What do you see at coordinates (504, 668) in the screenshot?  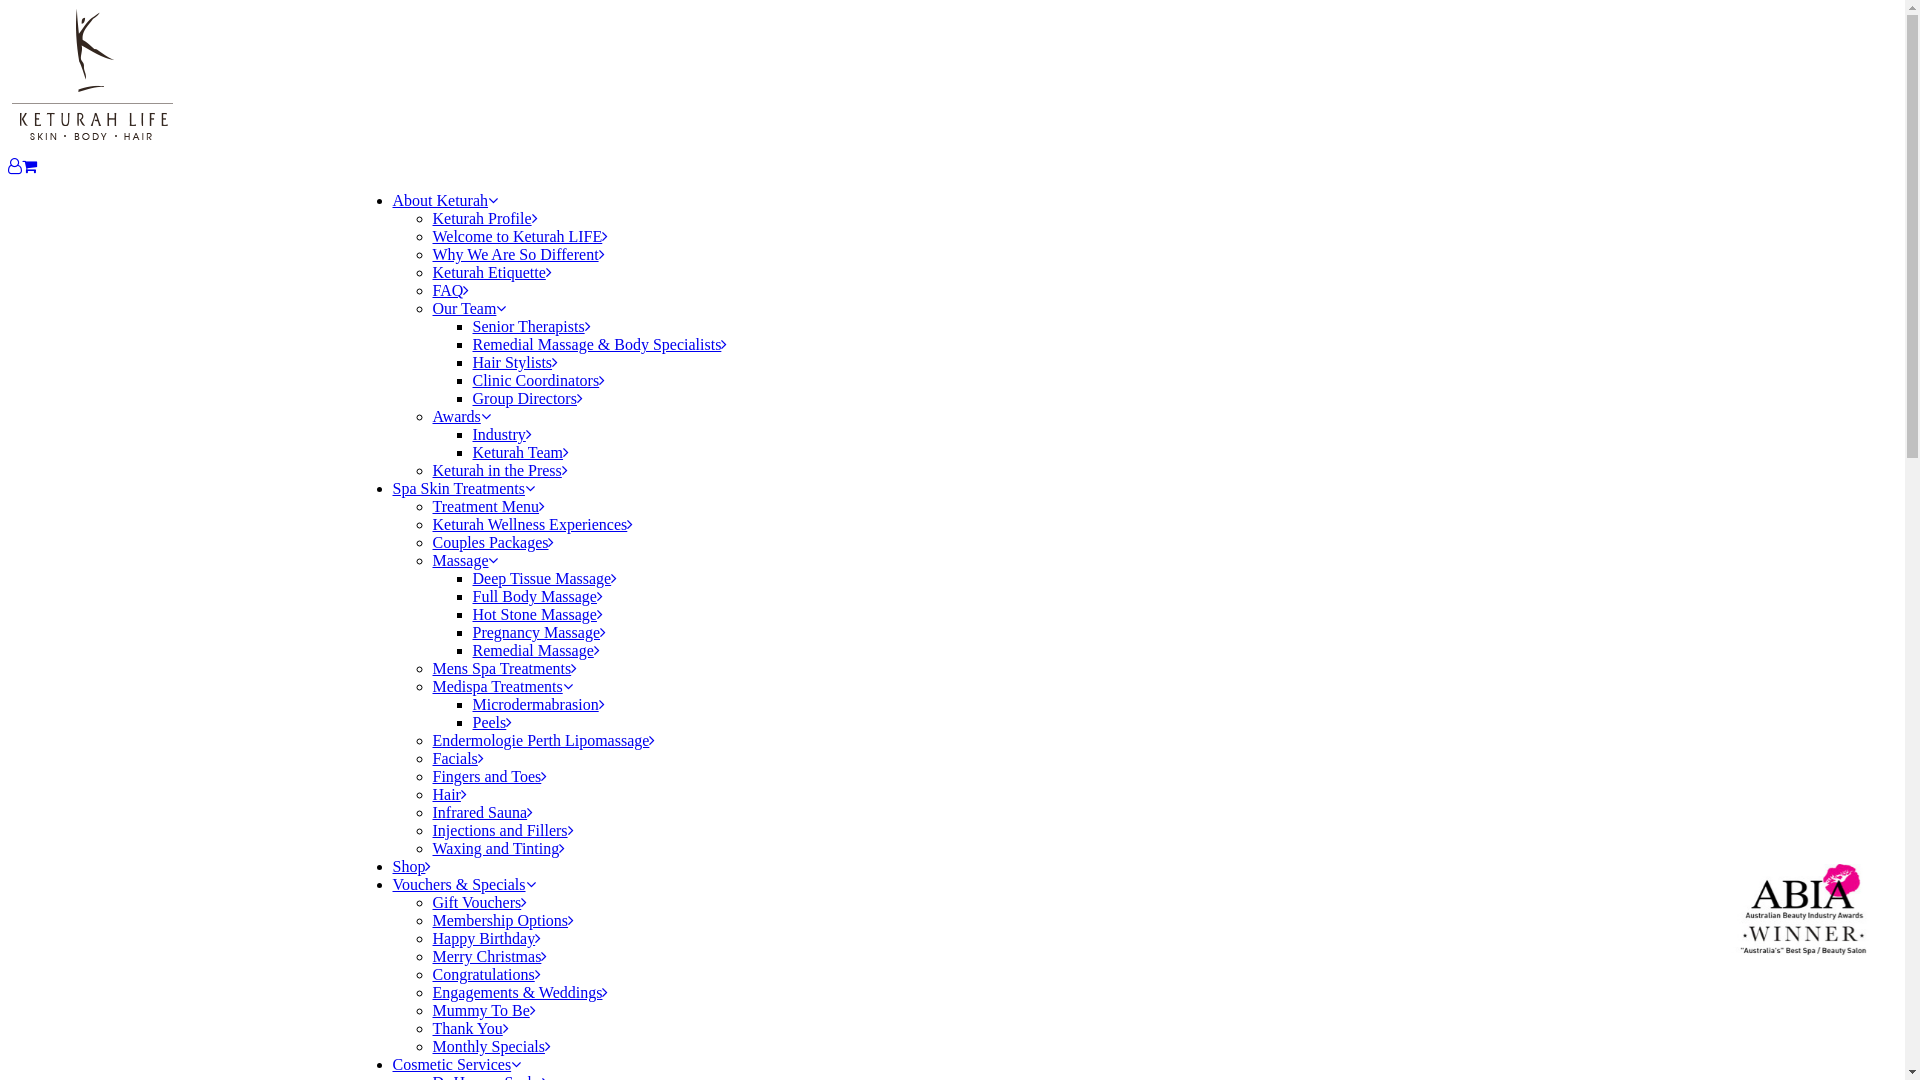 I see `'Mens Spa Treatments'` at bounding box center [504, 668].